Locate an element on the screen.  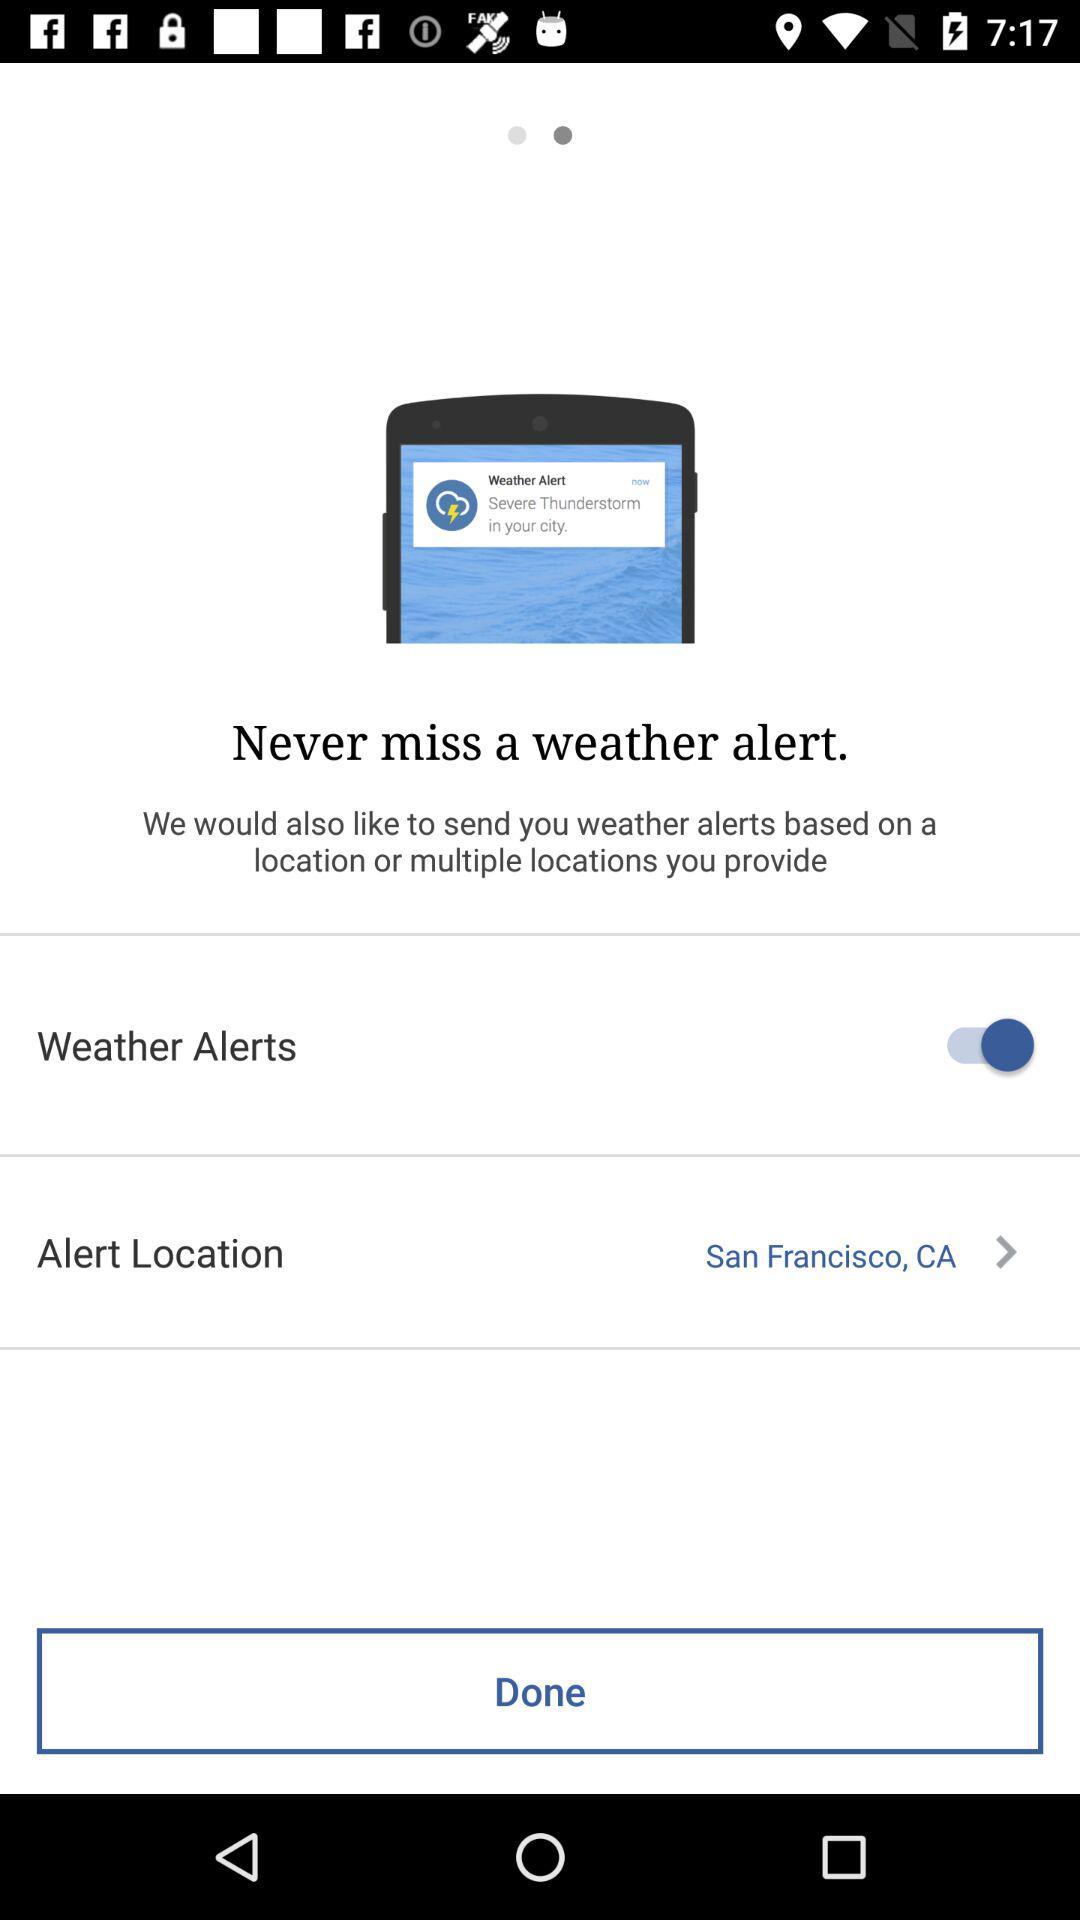
icon to the right of the alert location is located at coordinates (860, 1254).